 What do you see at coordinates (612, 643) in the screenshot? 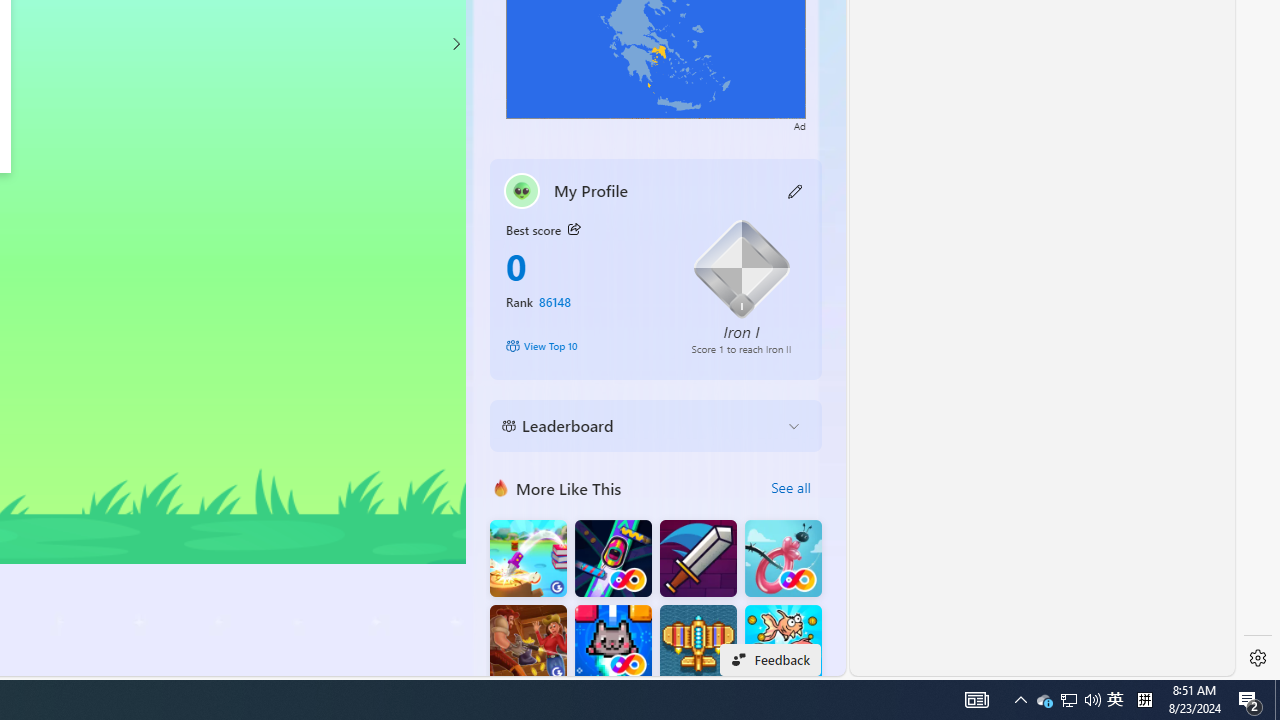
I see `'Kitten Force FRVR'` at bounding box center [612, 643].